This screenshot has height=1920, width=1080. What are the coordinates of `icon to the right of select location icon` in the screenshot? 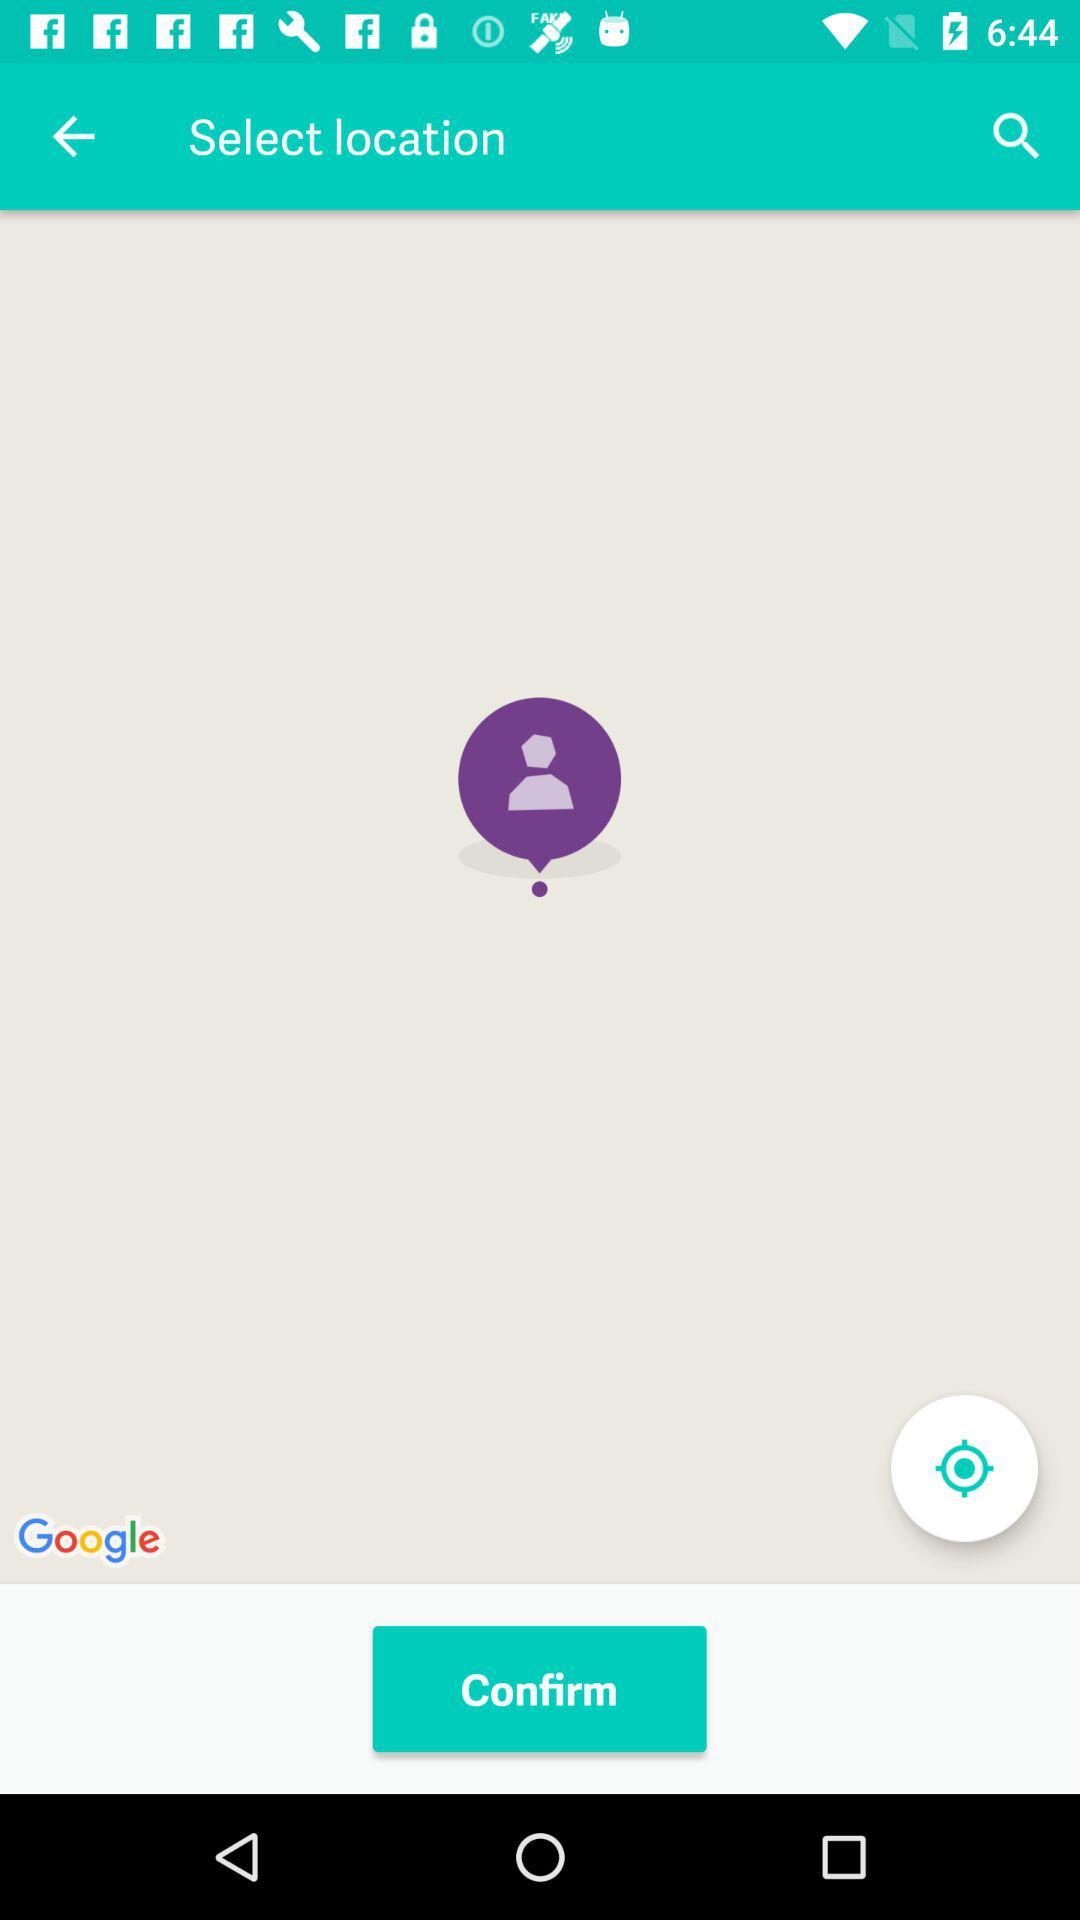 It's located at (1017, 135).